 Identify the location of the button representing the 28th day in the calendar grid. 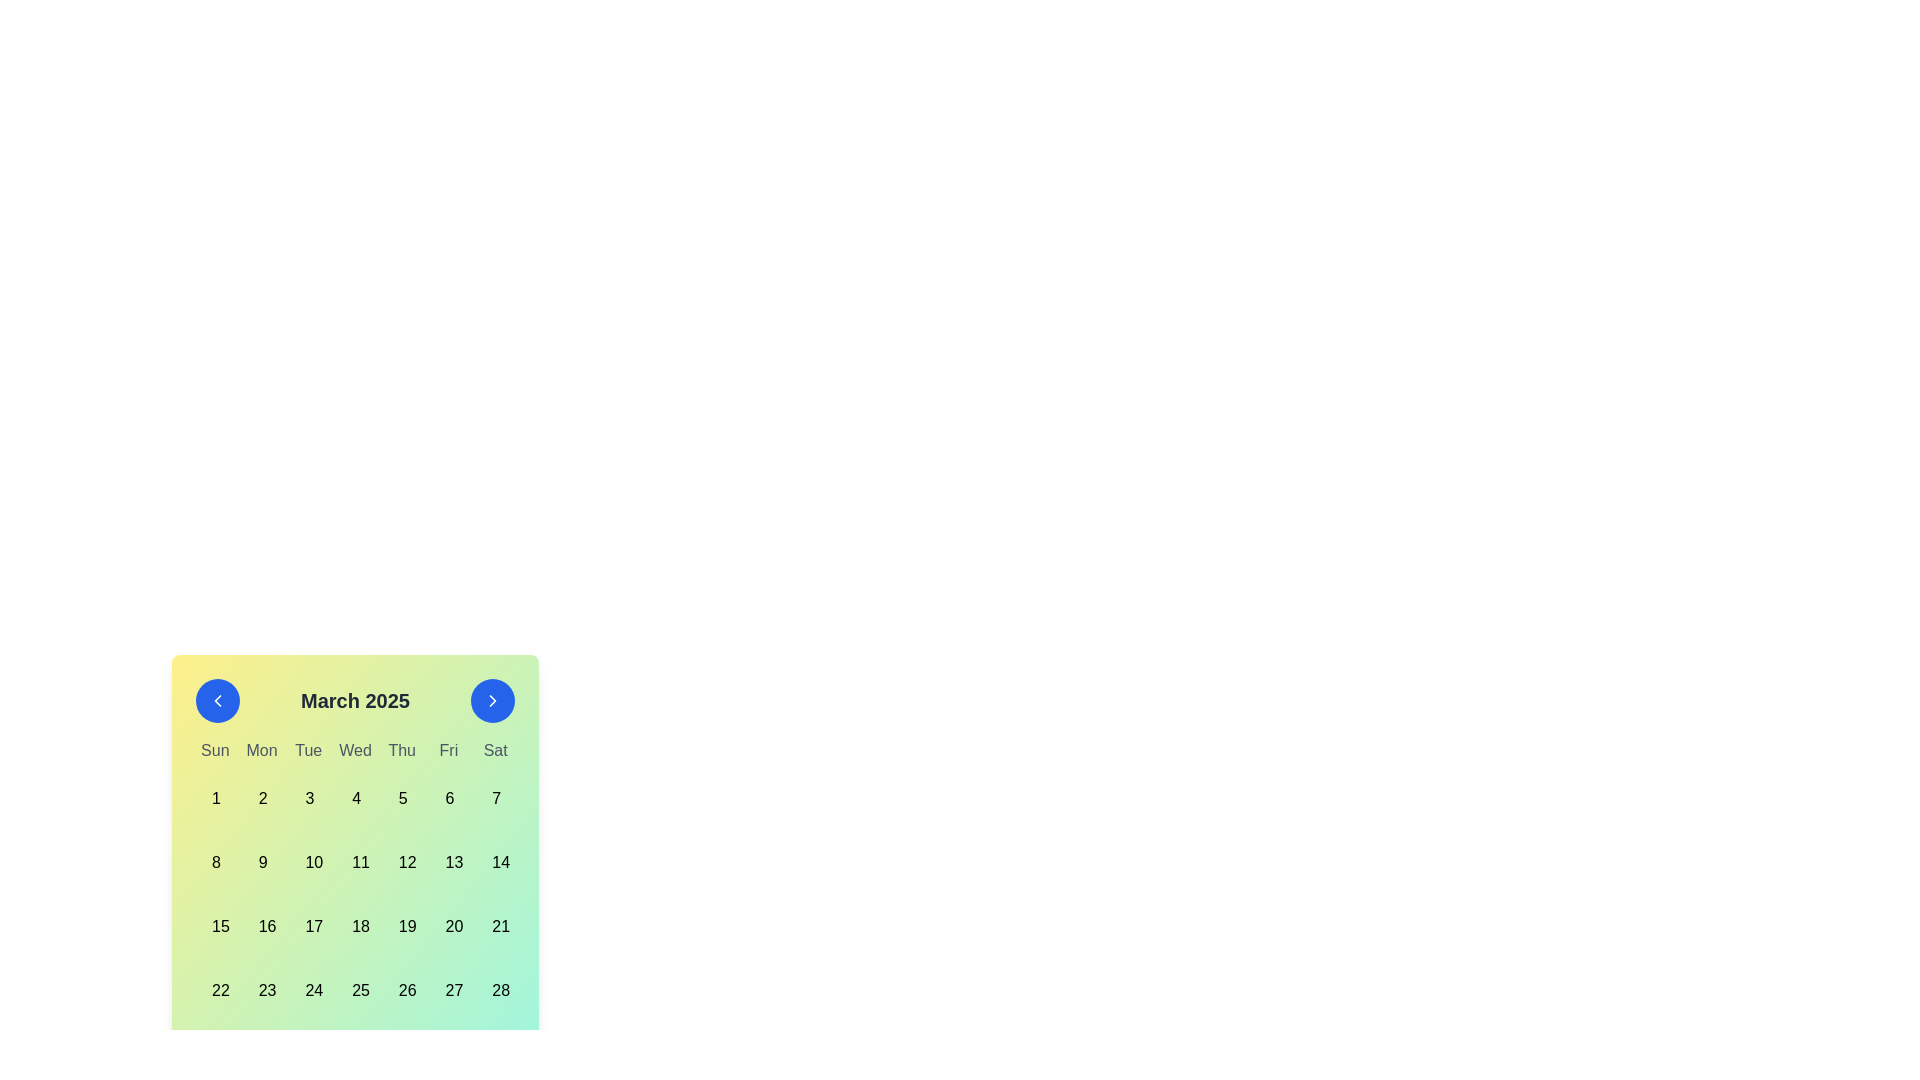
(495, 991).